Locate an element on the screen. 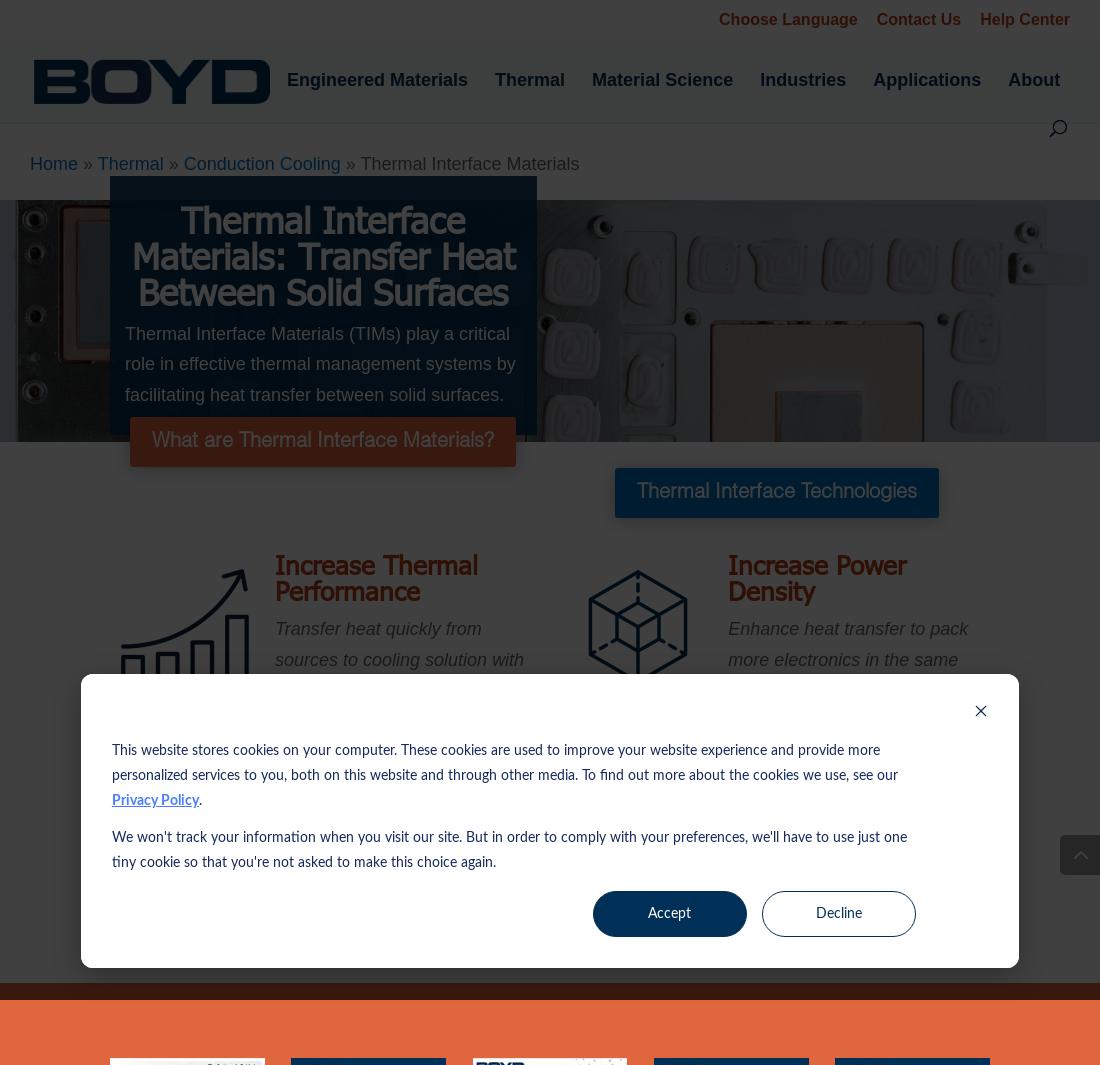  'Industries' is located at coordinates (803, 78).